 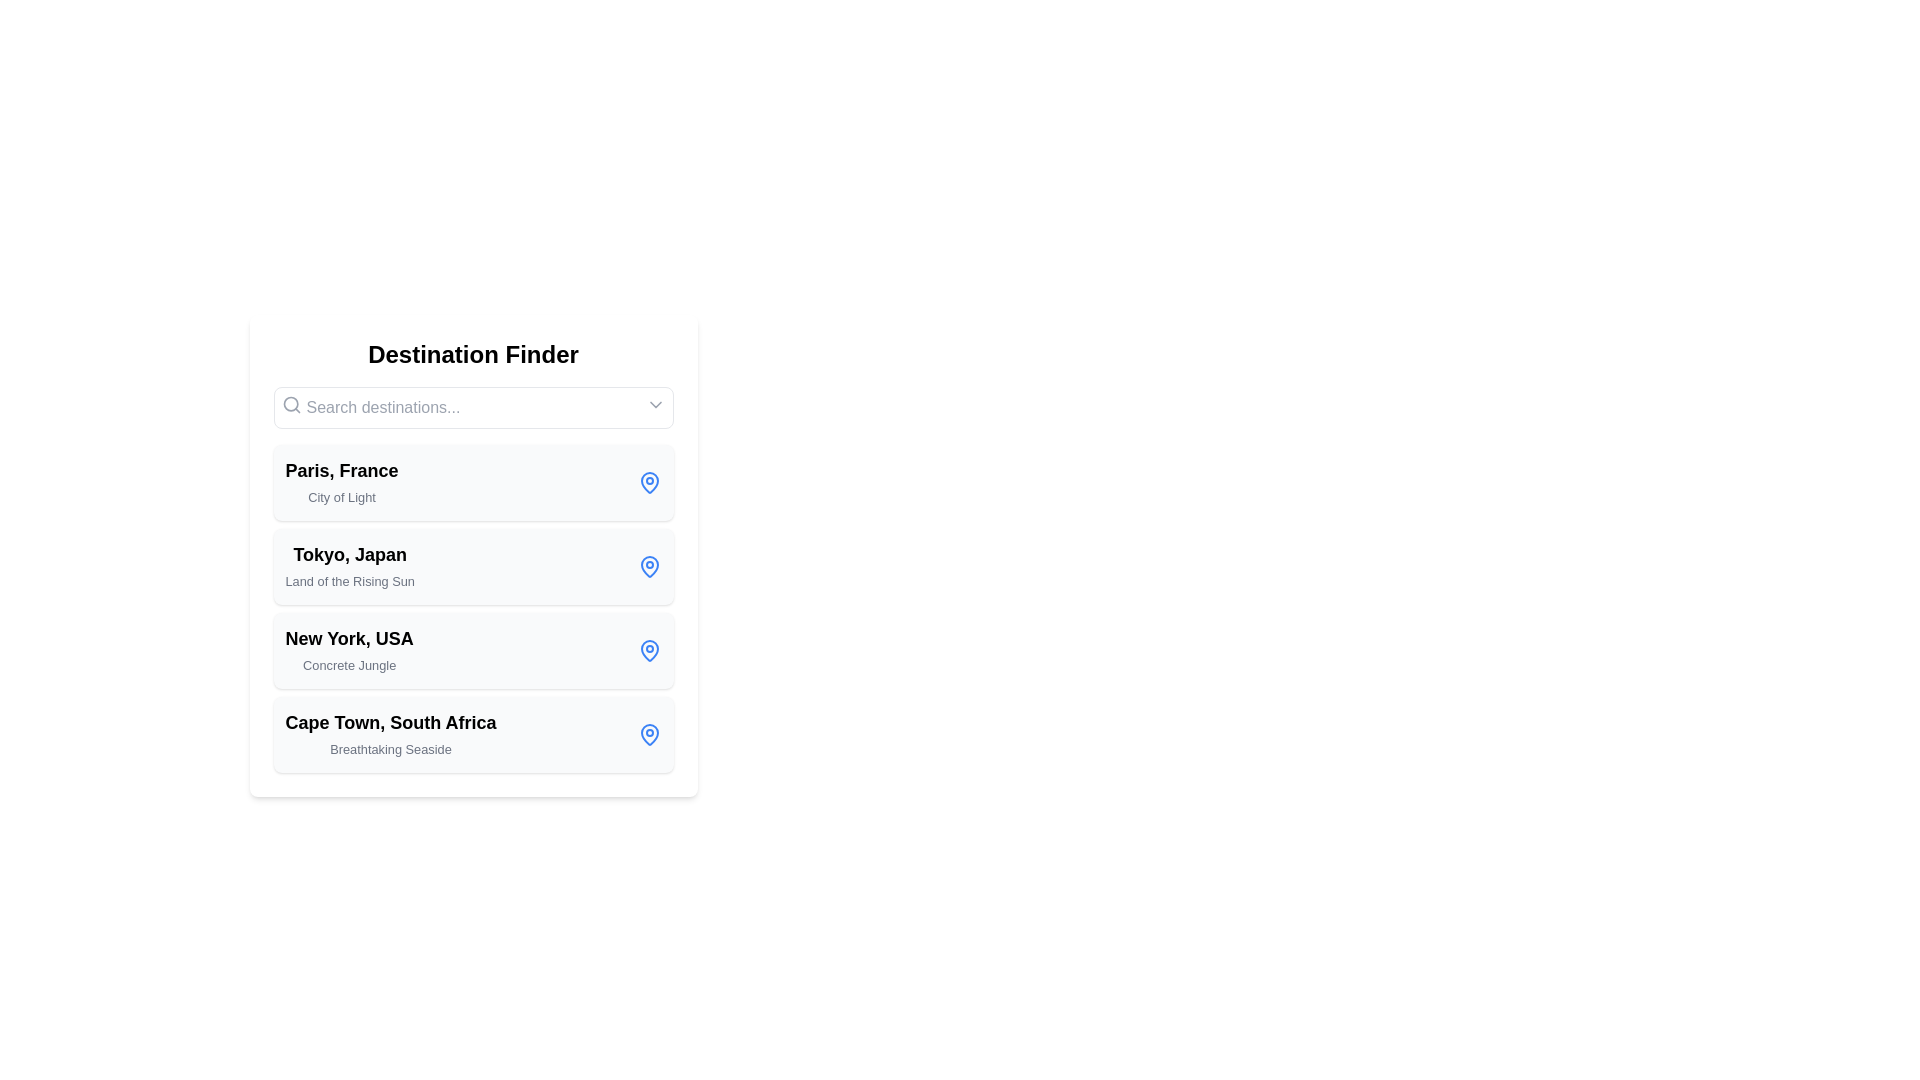 I want to click on the first list item representing 'Paris, France' in the 'Destination Finder' panel, so click(x=472, y=482).